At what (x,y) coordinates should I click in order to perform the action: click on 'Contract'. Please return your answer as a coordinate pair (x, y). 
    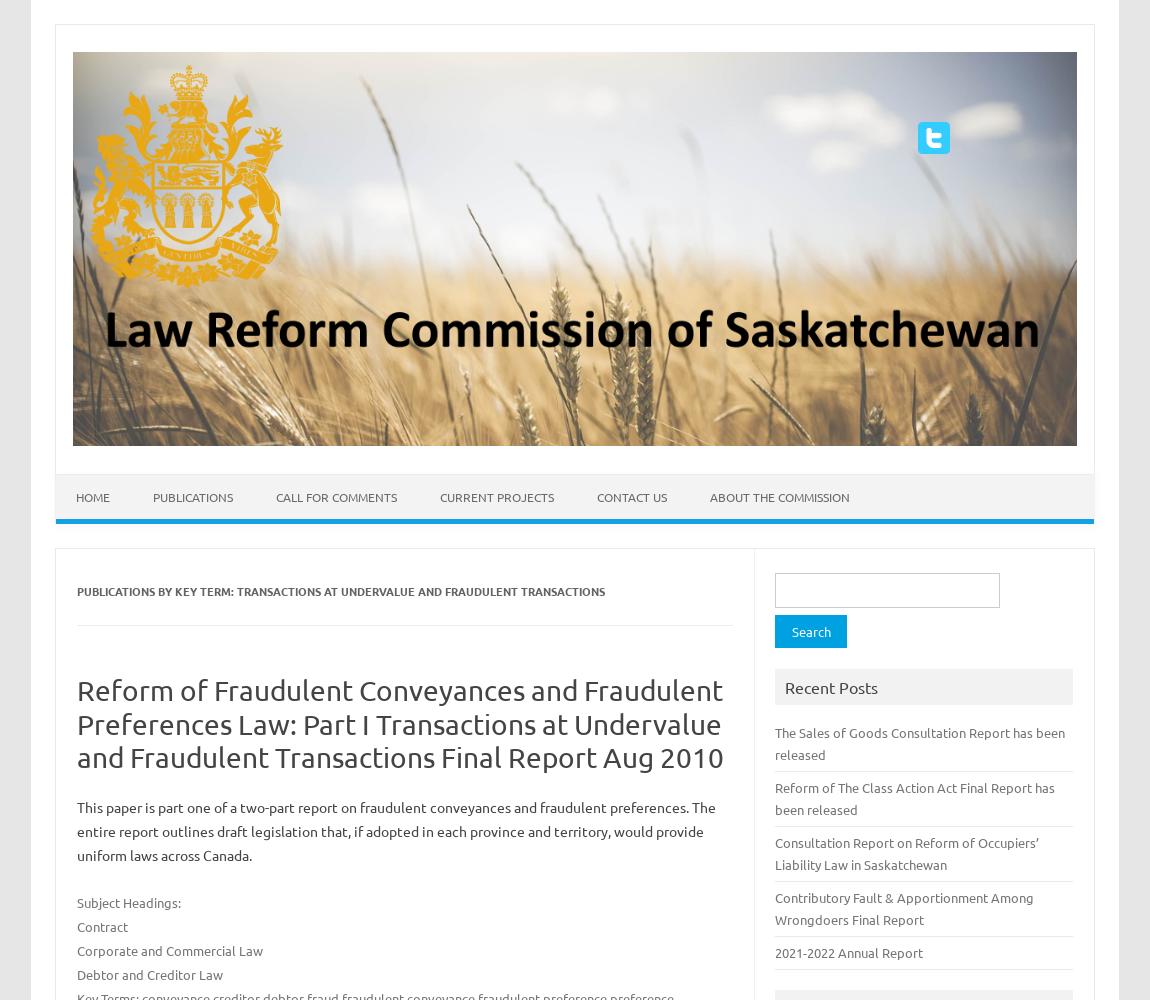
    Looking at the image, I should click on (100, 925).